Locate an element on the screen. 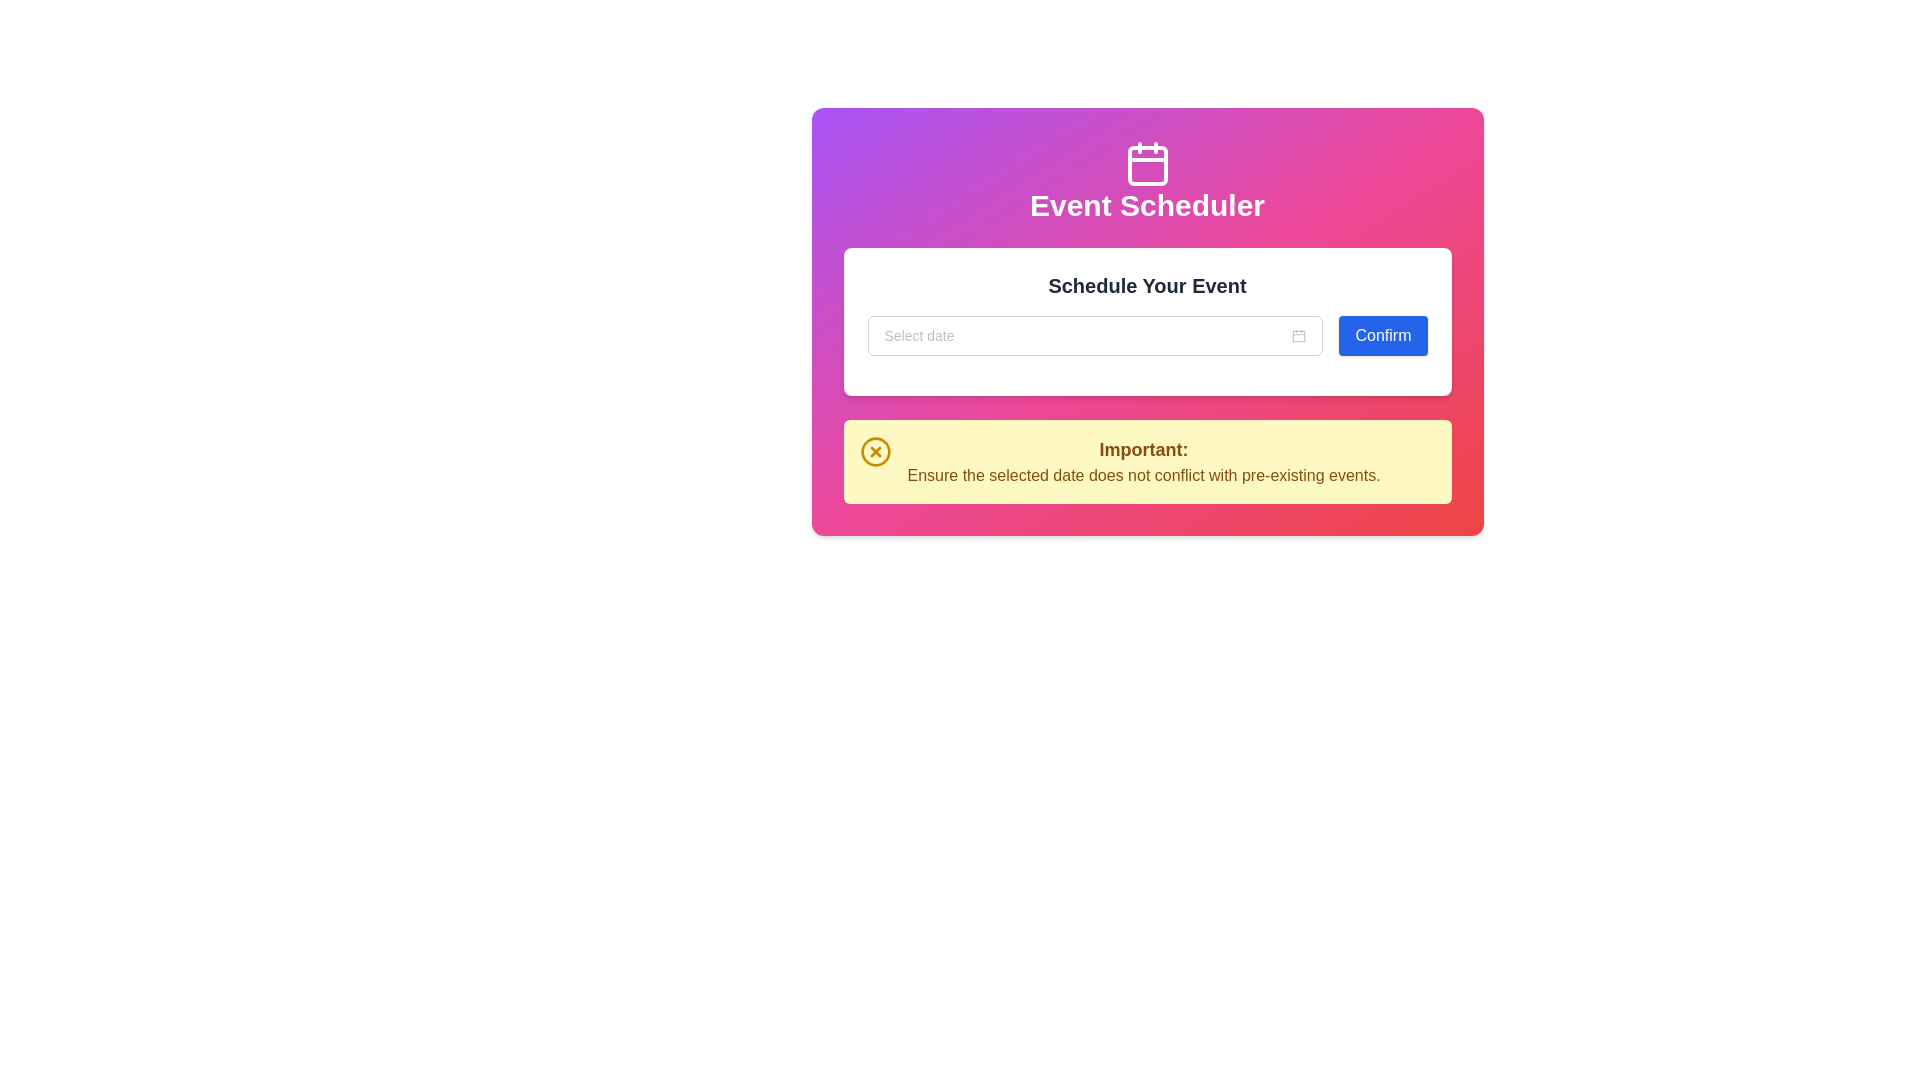 This screenshot has height=1080, width=1920. the yellow circular icon with a cross inside, which is located to the left of the notification bar containing the text 'Important: Ensure the selected date does not conflict with pre-existing events.' is located at coordinates (875, 451).